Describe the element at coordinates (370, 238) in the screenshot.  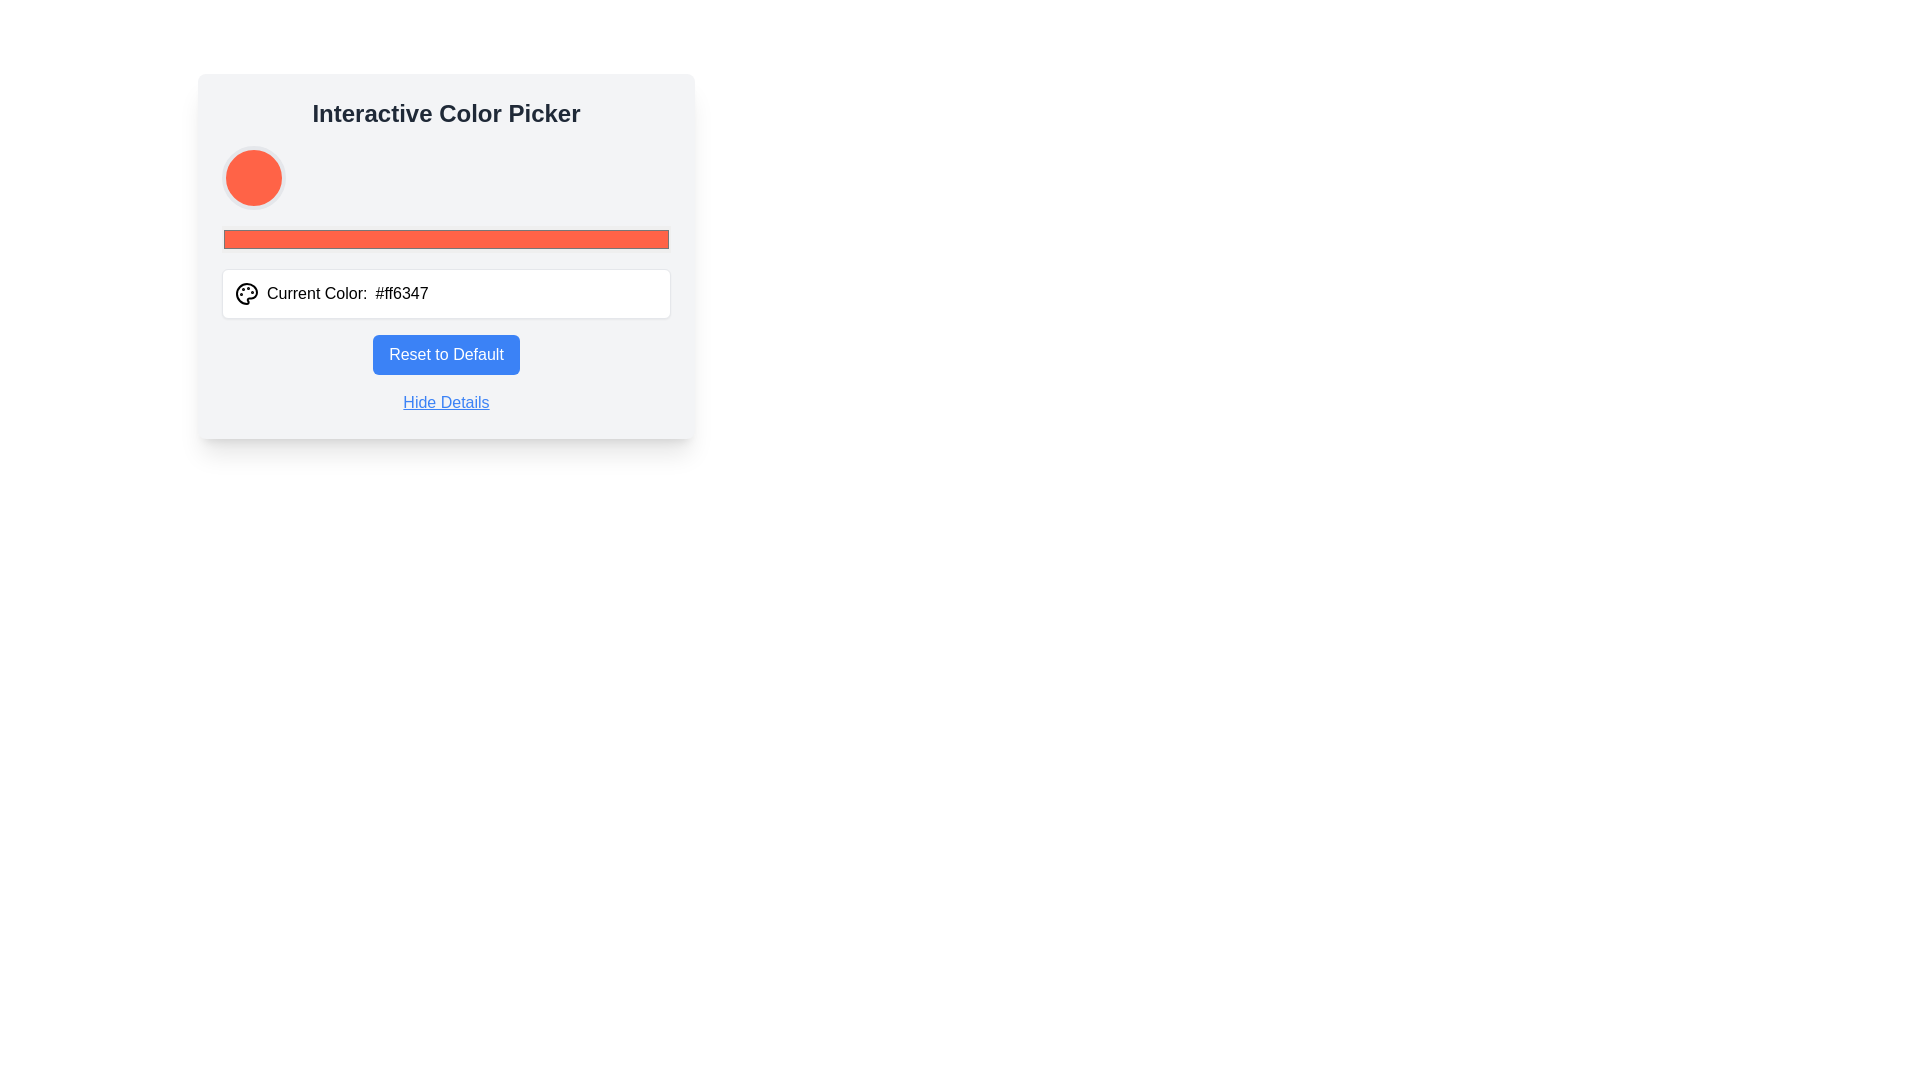
I see `the slider value` at that location.